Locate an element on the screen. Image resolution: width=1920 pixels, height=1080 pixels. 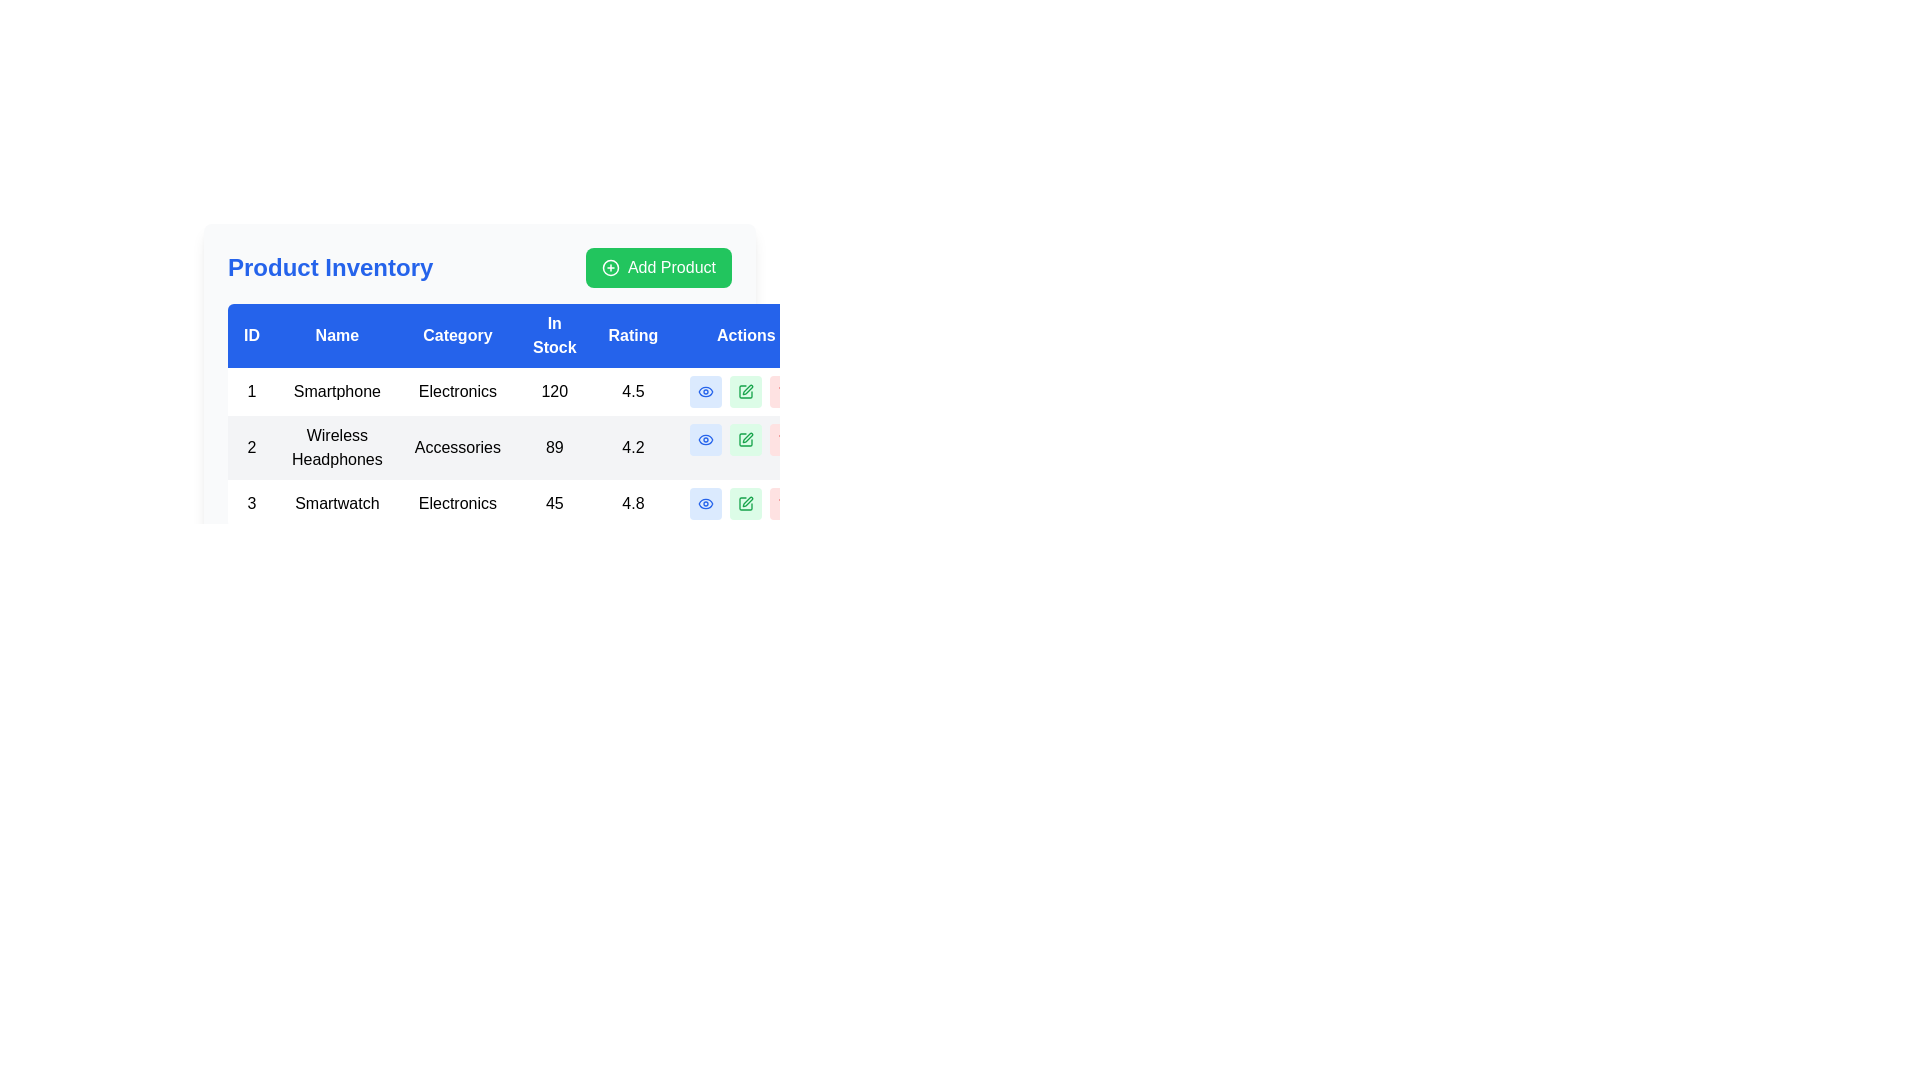
the 'Electronics' Text Label located in the third row of the table under the 'Category' column for the product 'Smartwatch' is located at coordinates (456, 503).